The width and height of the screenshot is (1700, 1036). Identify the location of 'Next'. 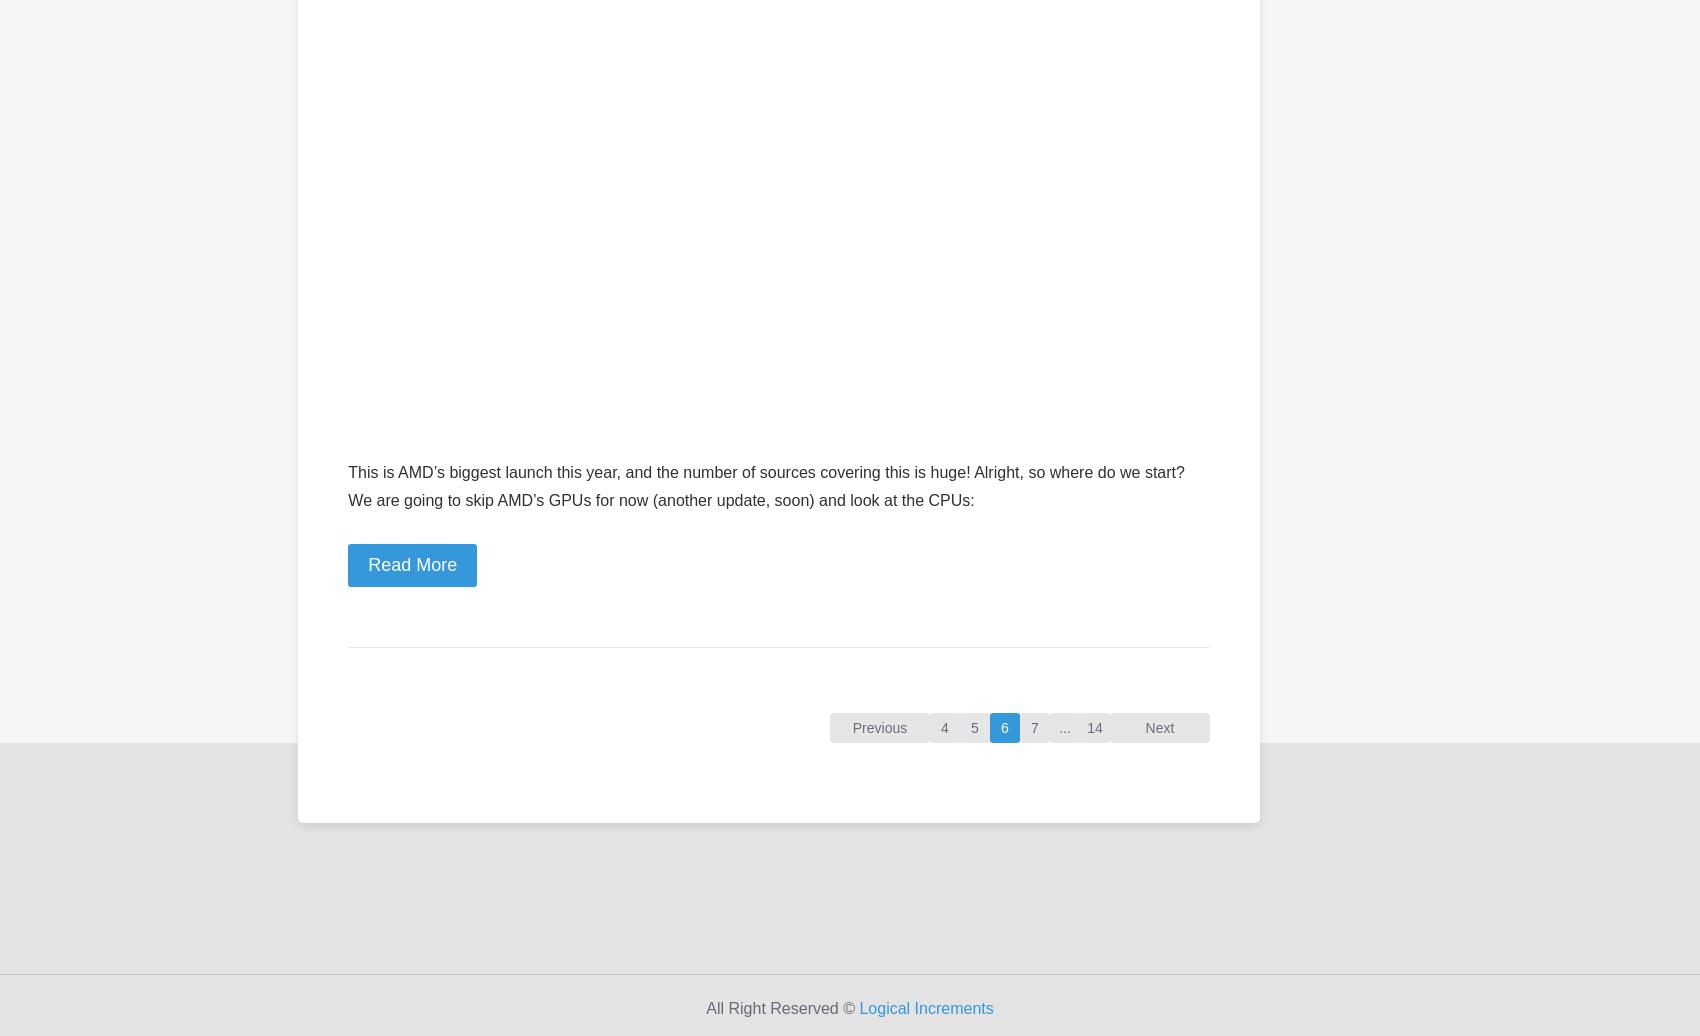
(1159, 727).